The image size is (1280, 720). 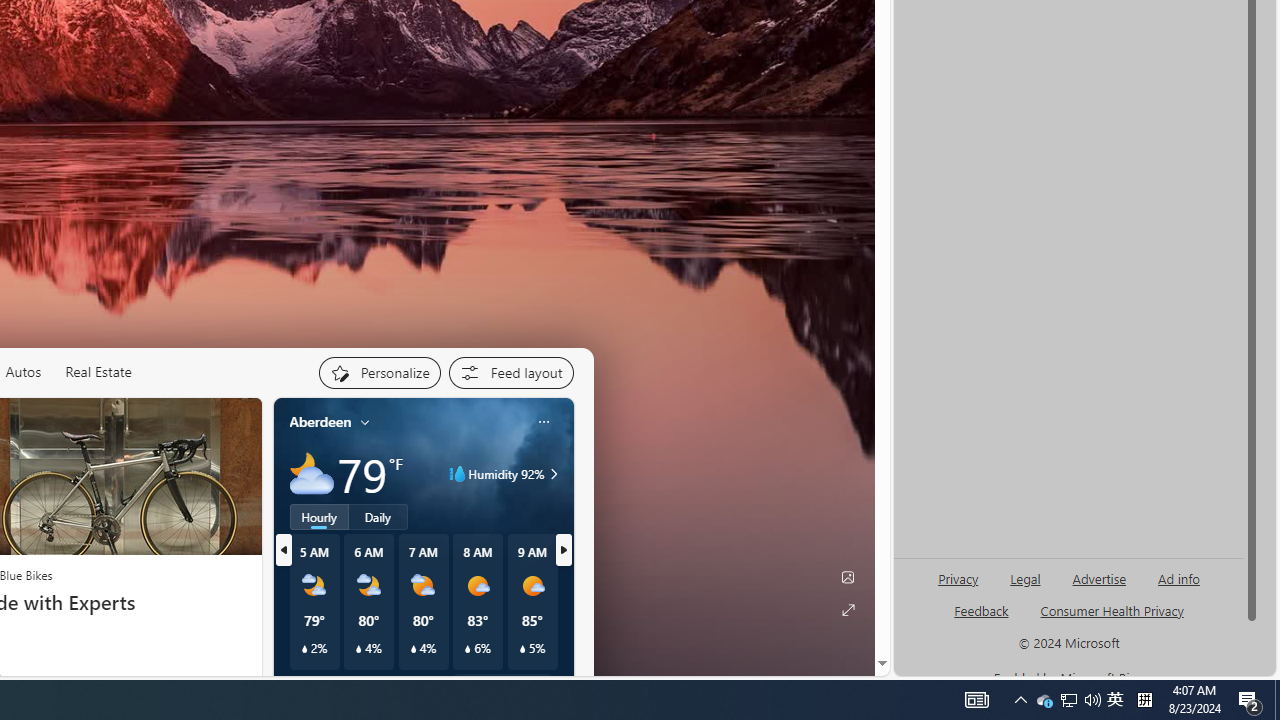 What do you see at coordinates (551, 474) in the screenshot?
I see `'Humidity 92%'` at bounding box center [551, 474].